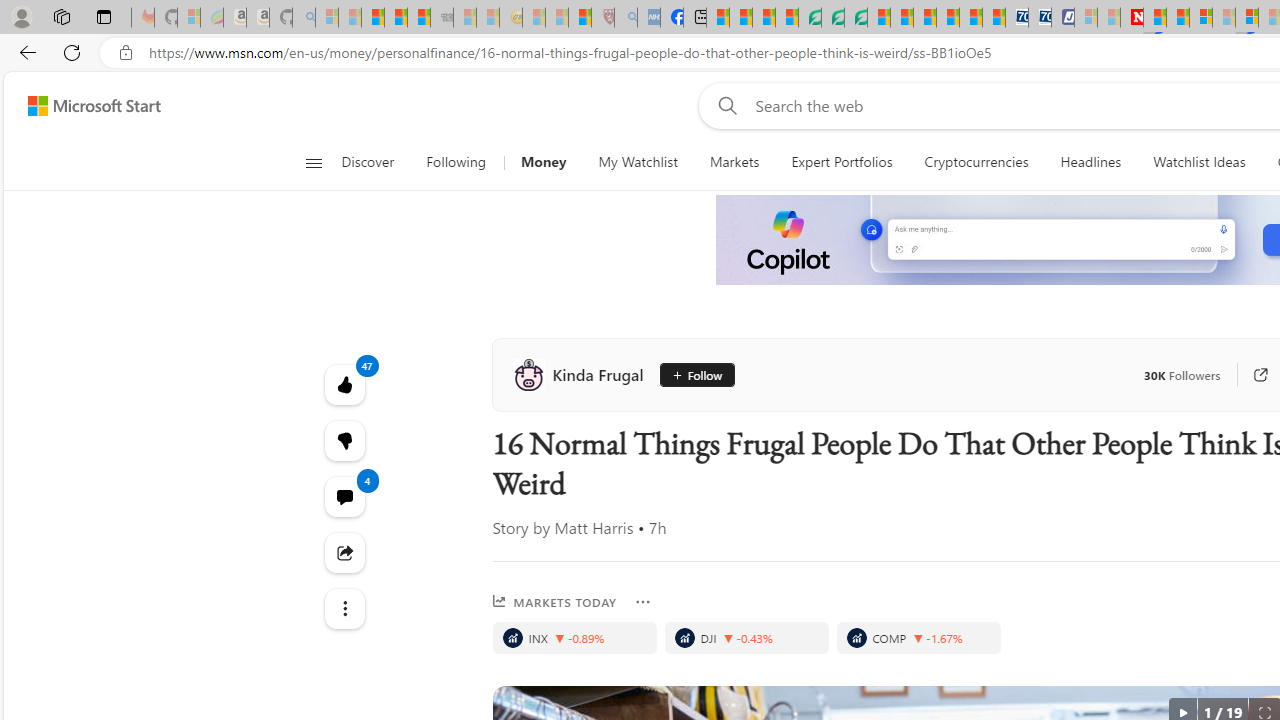 The height and width of the screenshot is (720, 1280). Describe the element at coordinates (81, 105) in the screenshot. I see `'Skip to footer'` at that location.